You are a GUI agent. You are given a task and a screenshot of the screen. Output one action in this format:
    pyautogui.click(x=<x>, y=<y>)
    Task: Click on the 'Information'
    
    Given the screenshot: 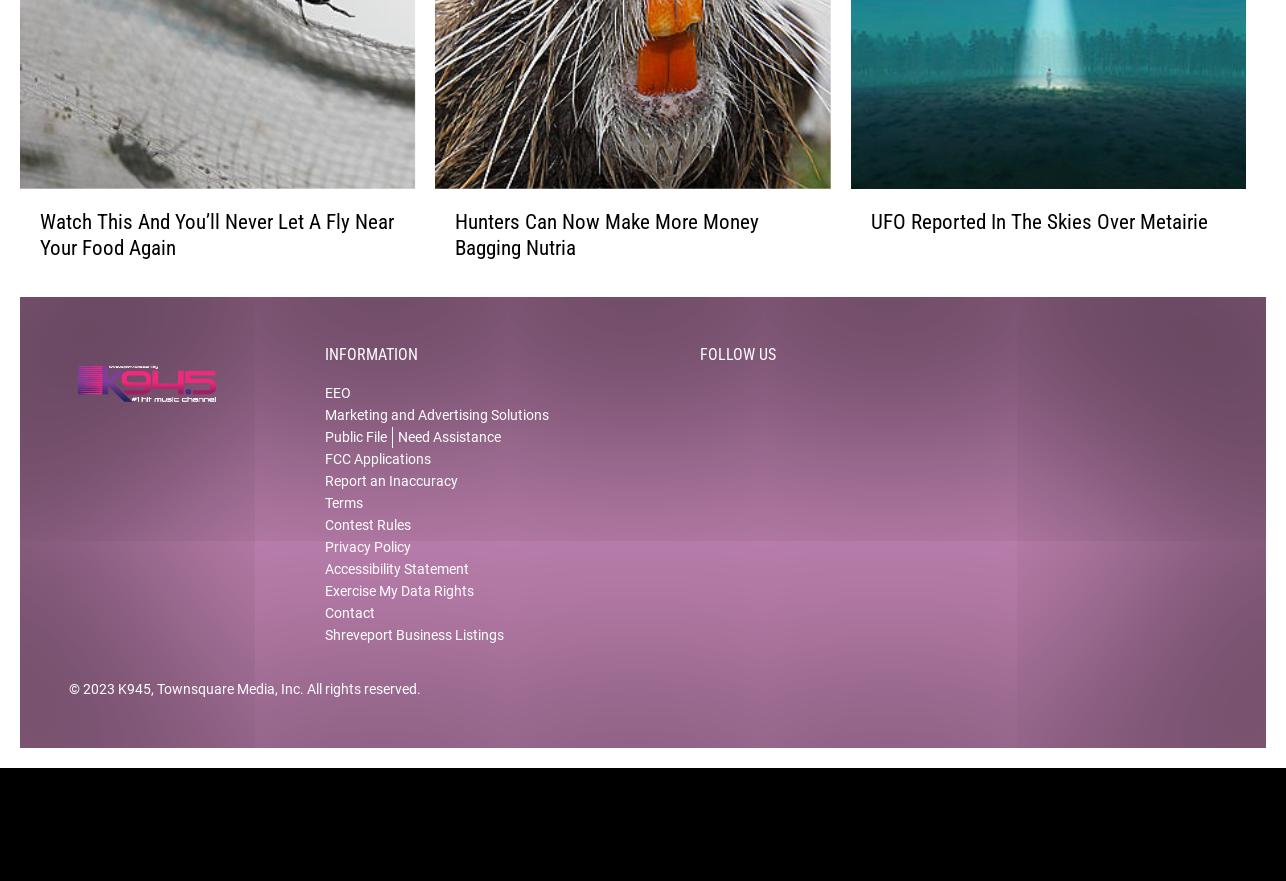 What is the action you would take?
    pyautogui.click(x=370, y=370)
    